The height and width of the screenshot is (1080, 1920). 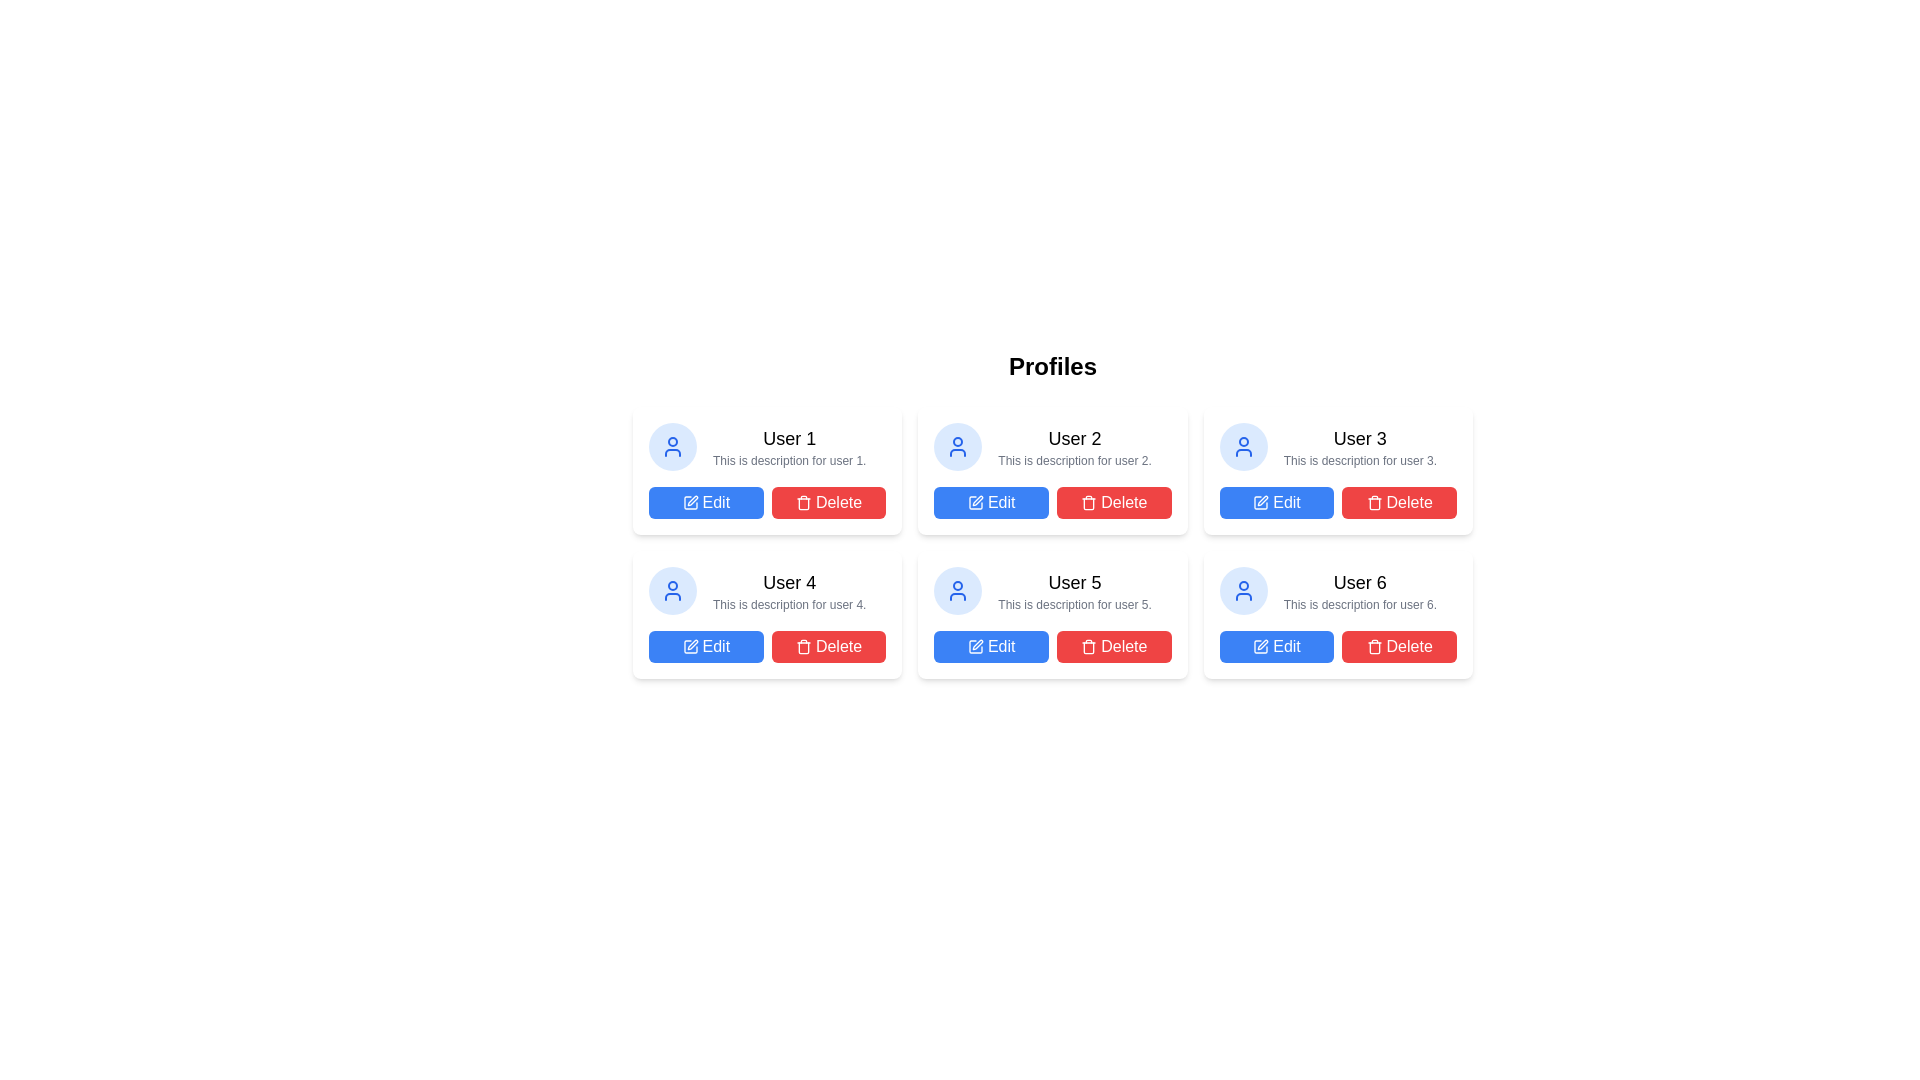 I want to click on the Profile card element featuring a circular blue user icon and the title 'User 2' in bold, located in the second slot of the top row in the user card grid, so click(x=1051, y=446).